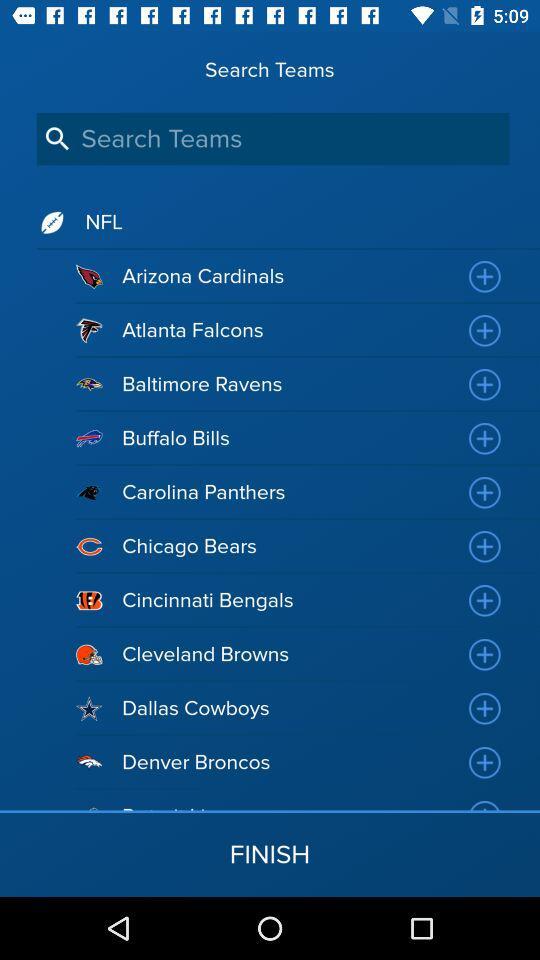 The image size is (540, 960). I want to click on finish icon, so click(270, 853).